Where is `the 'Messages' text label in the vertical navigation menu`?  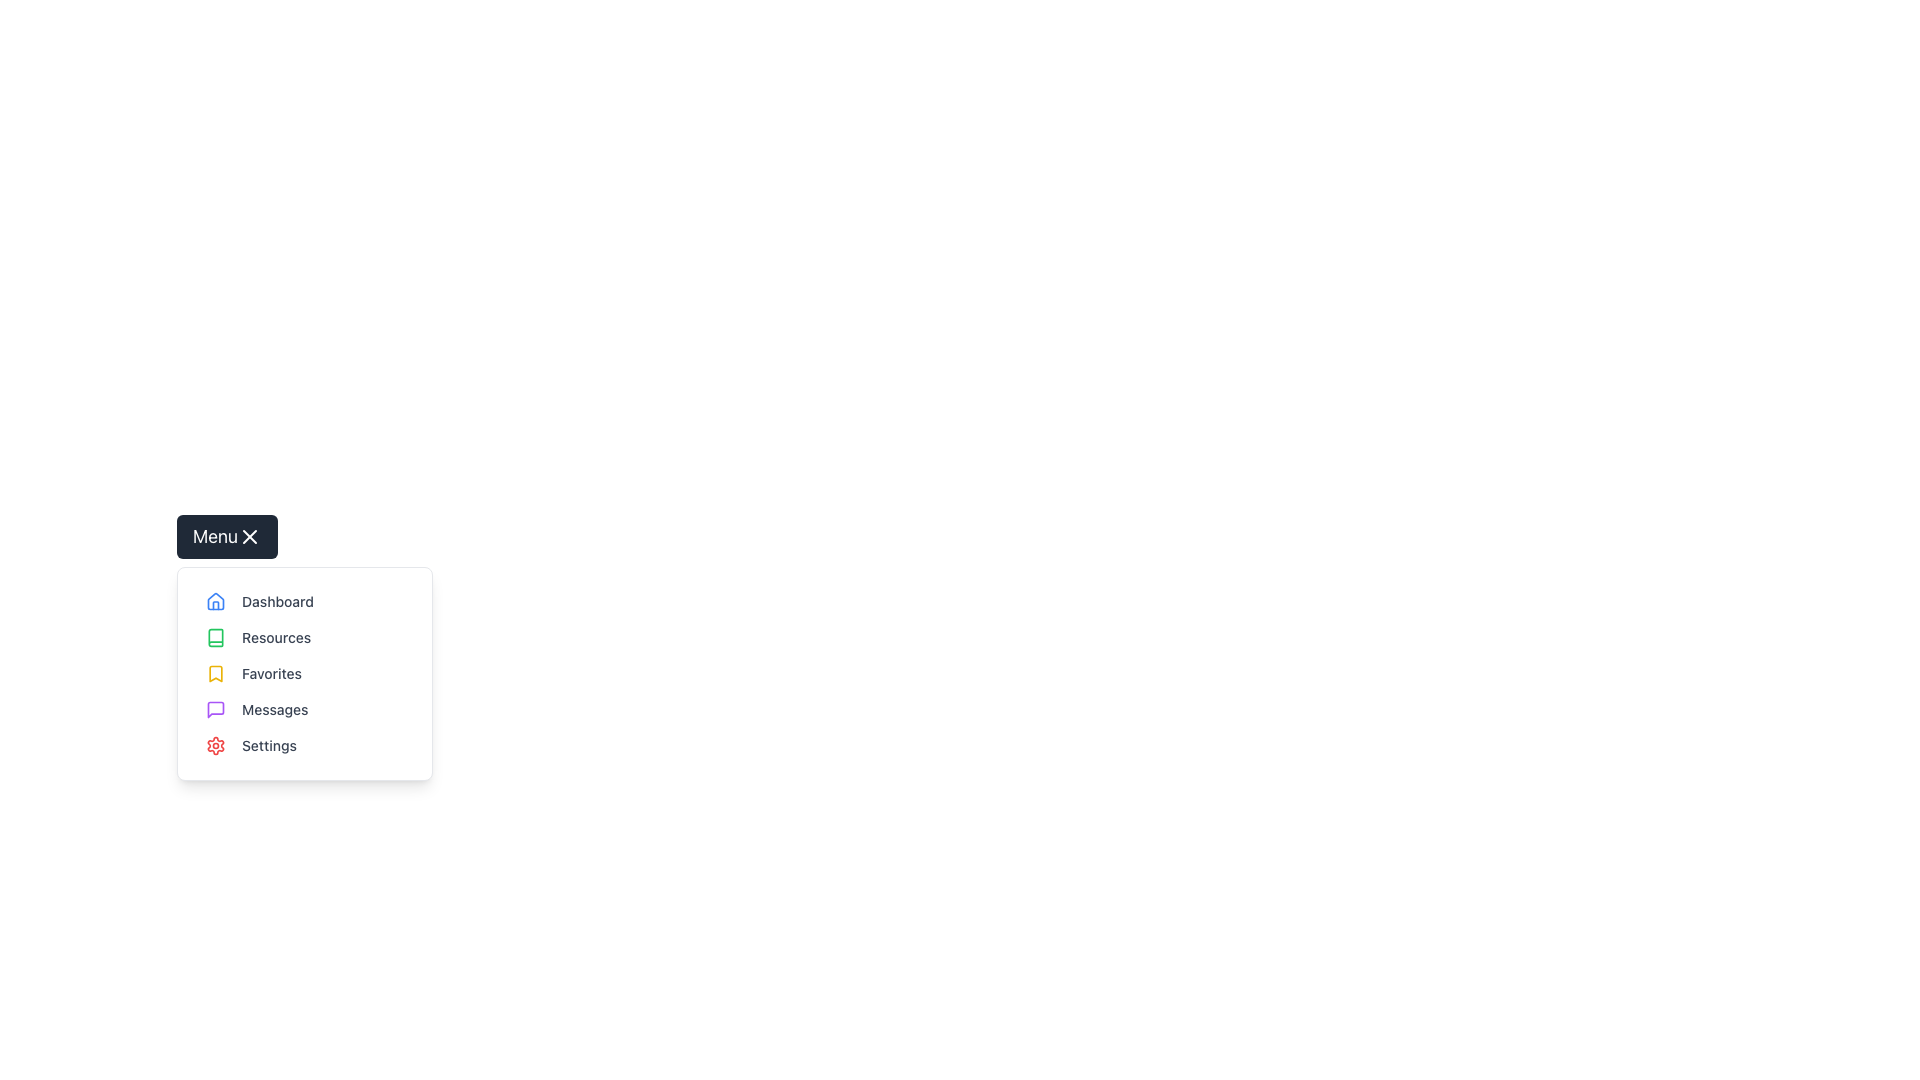
the 'Messages' text label in the vertical navigation menu is located at coordinates (274, 708).